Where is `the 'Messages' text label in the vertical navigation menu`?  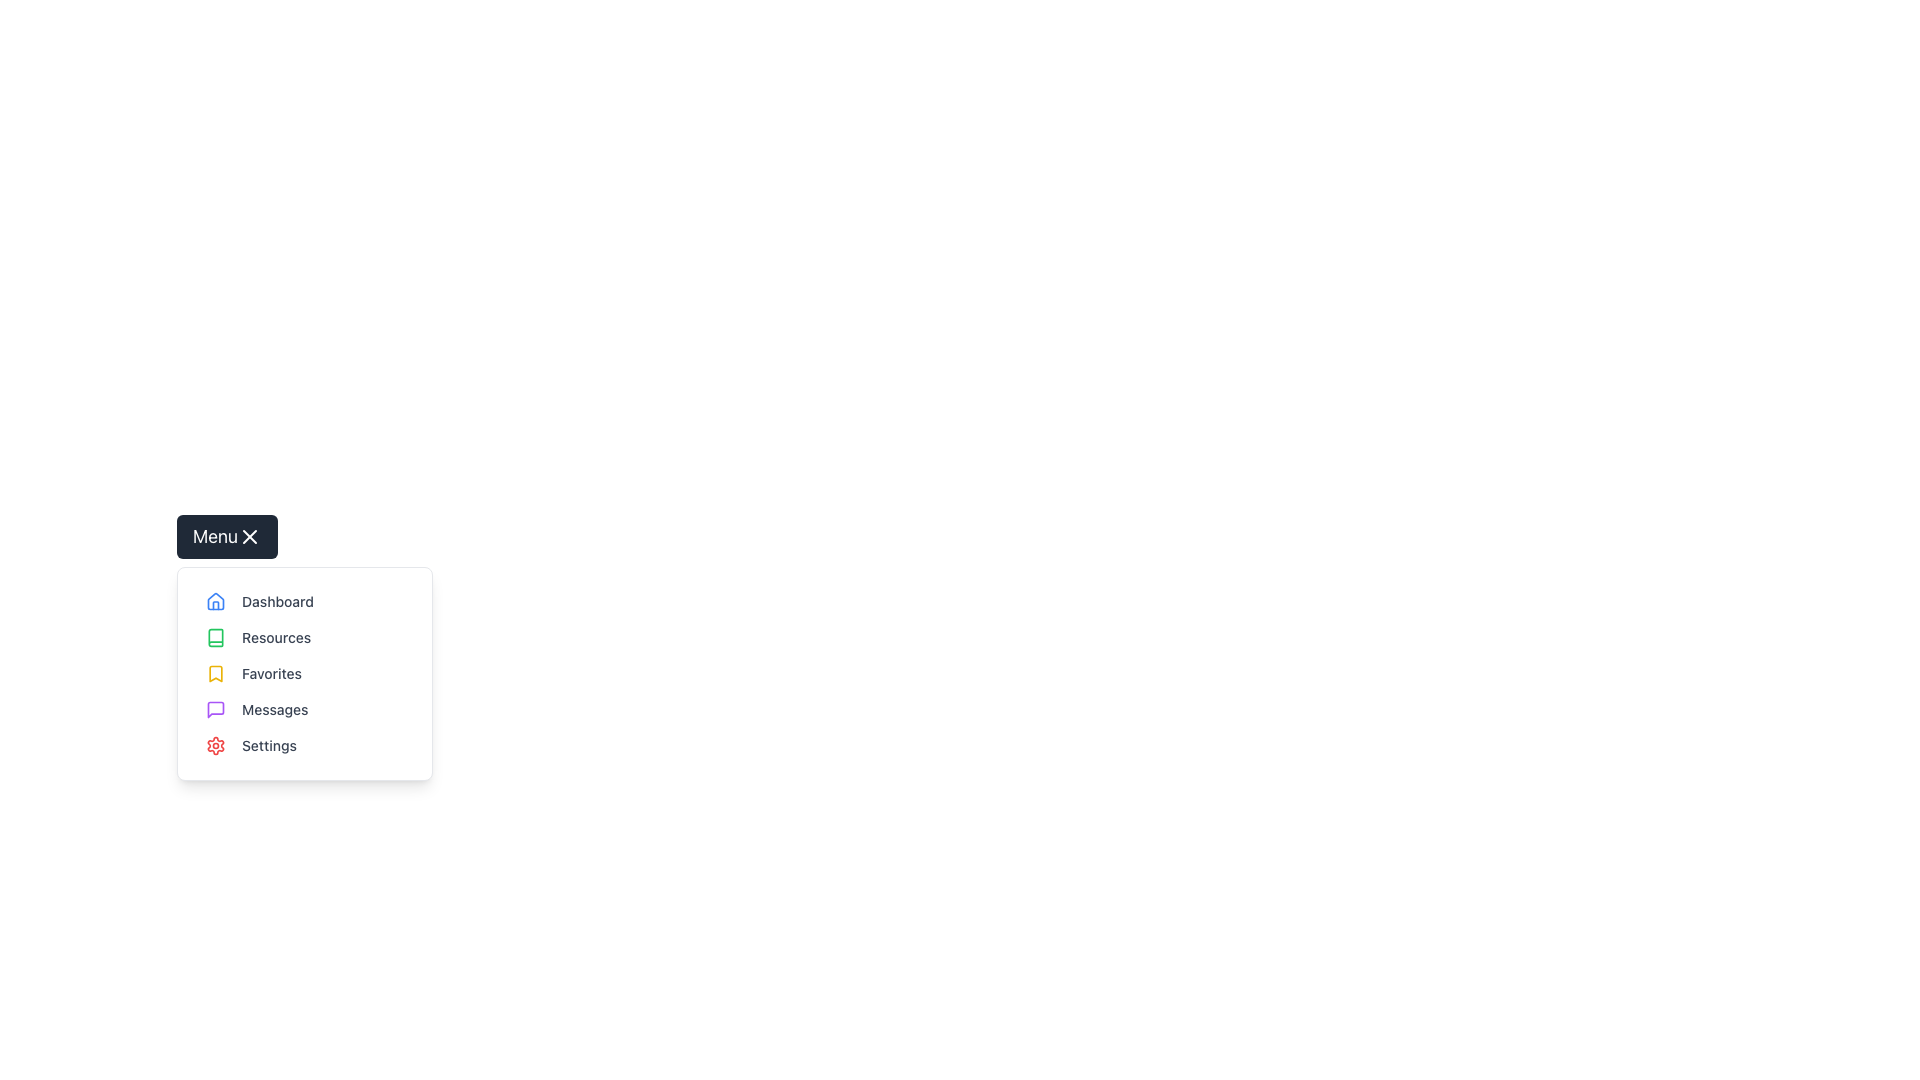
the 'Messages' text label in the vertical navigation menu is located at coordinates (274, 708).